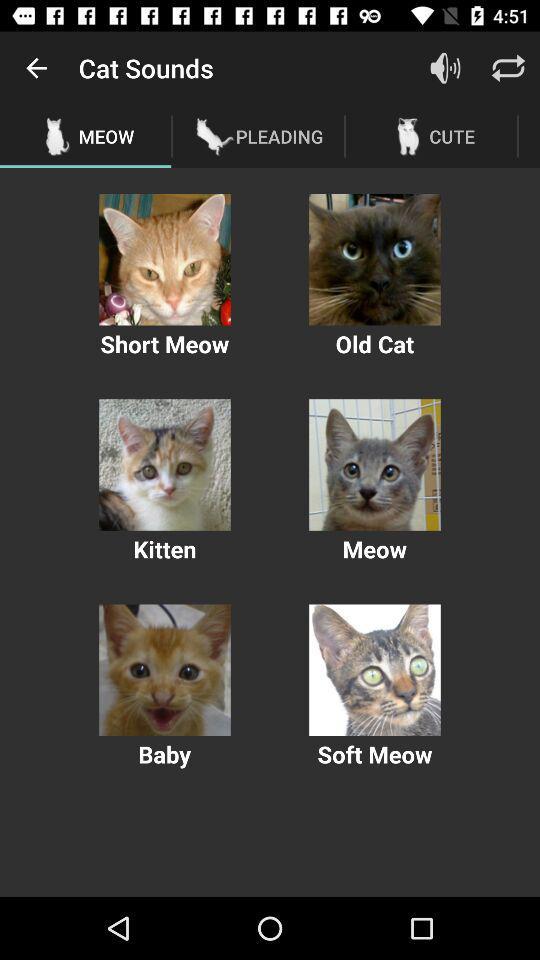  Describe the element at coordinates (164, 258) in the screenshot. I see `short meow` at that location.